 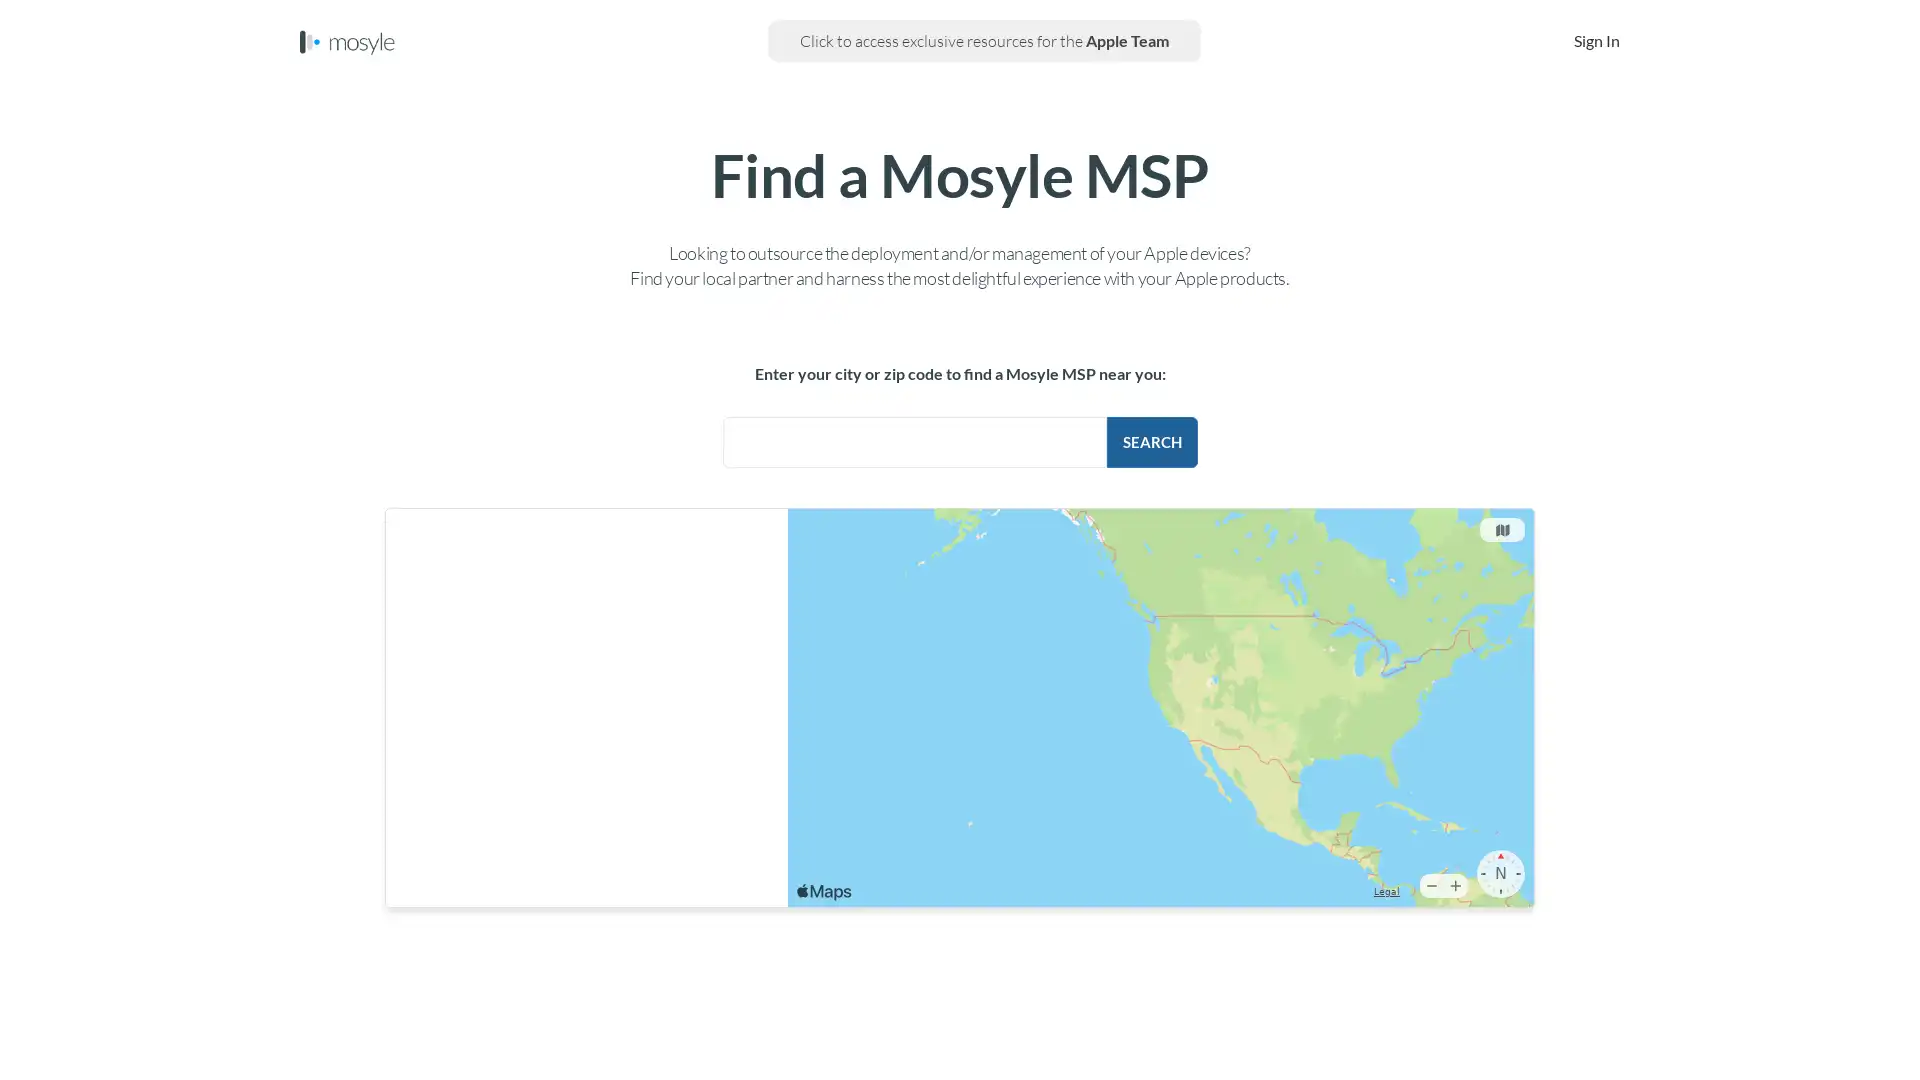 What do you see at coordinates (1501, 528) in the screenshot?
I see `Change the map type` at bounding box center [1501, 528].